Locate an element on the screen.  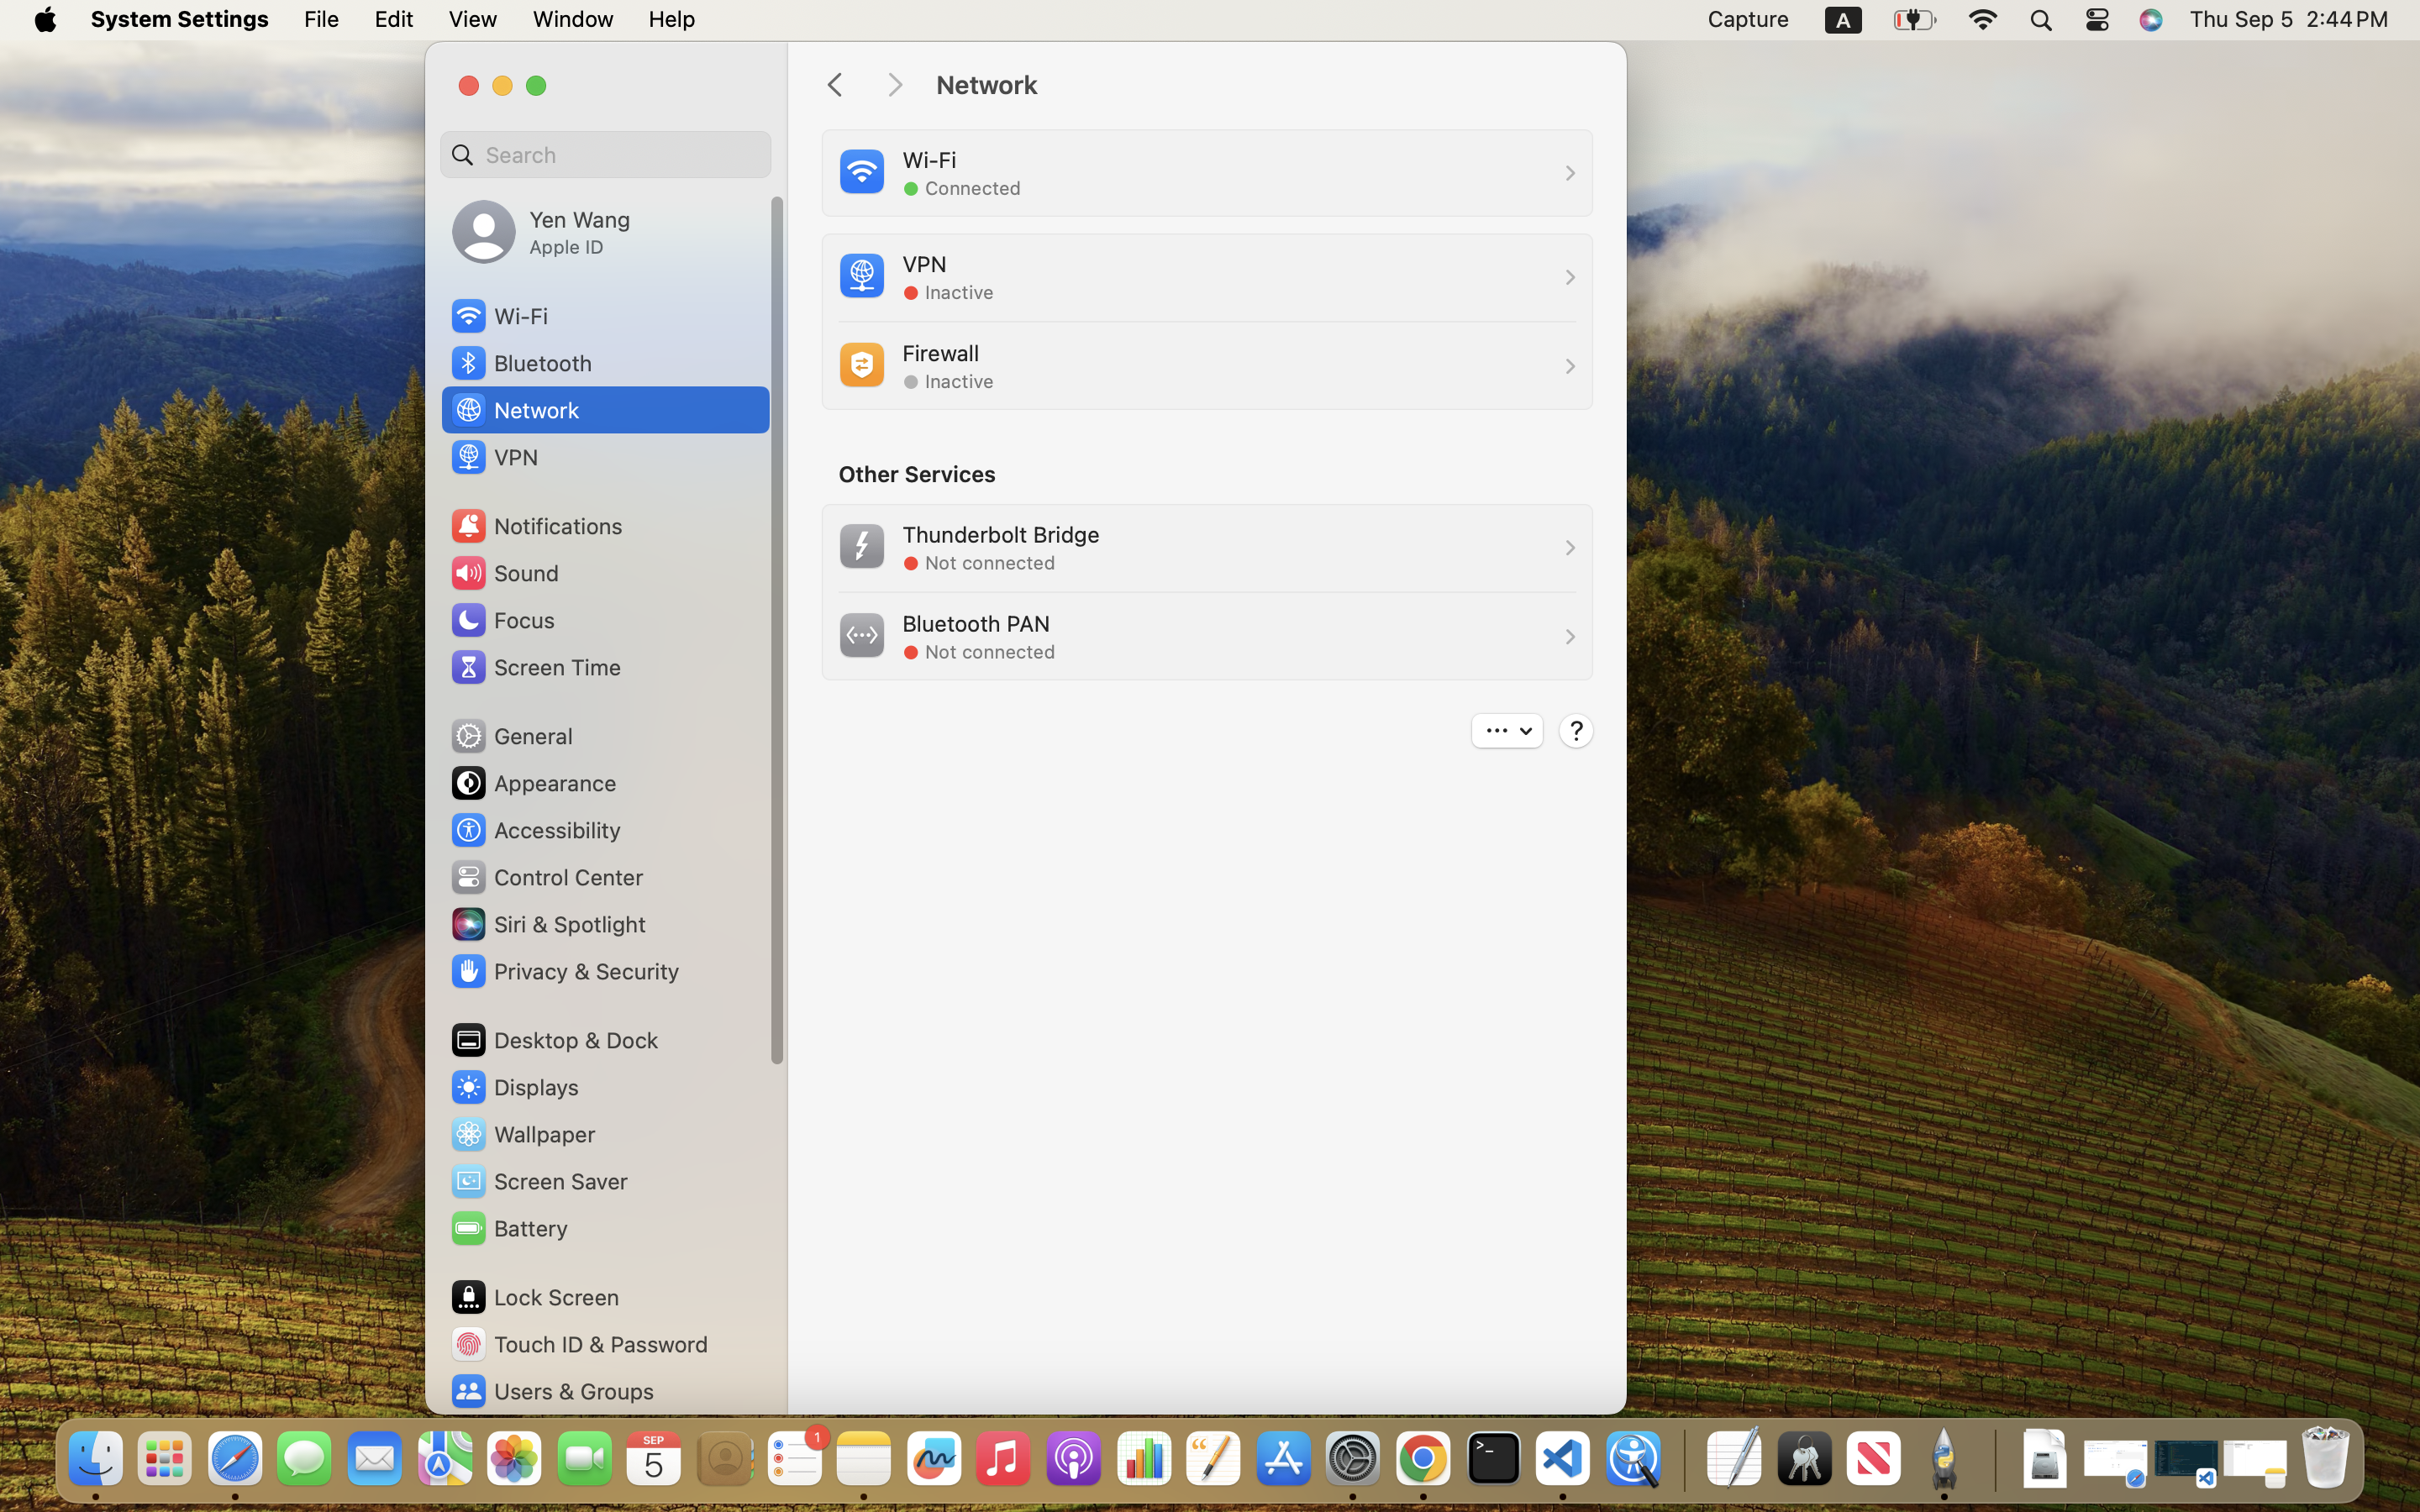
'Lock Screen' is located at coordinates (534, 1296).